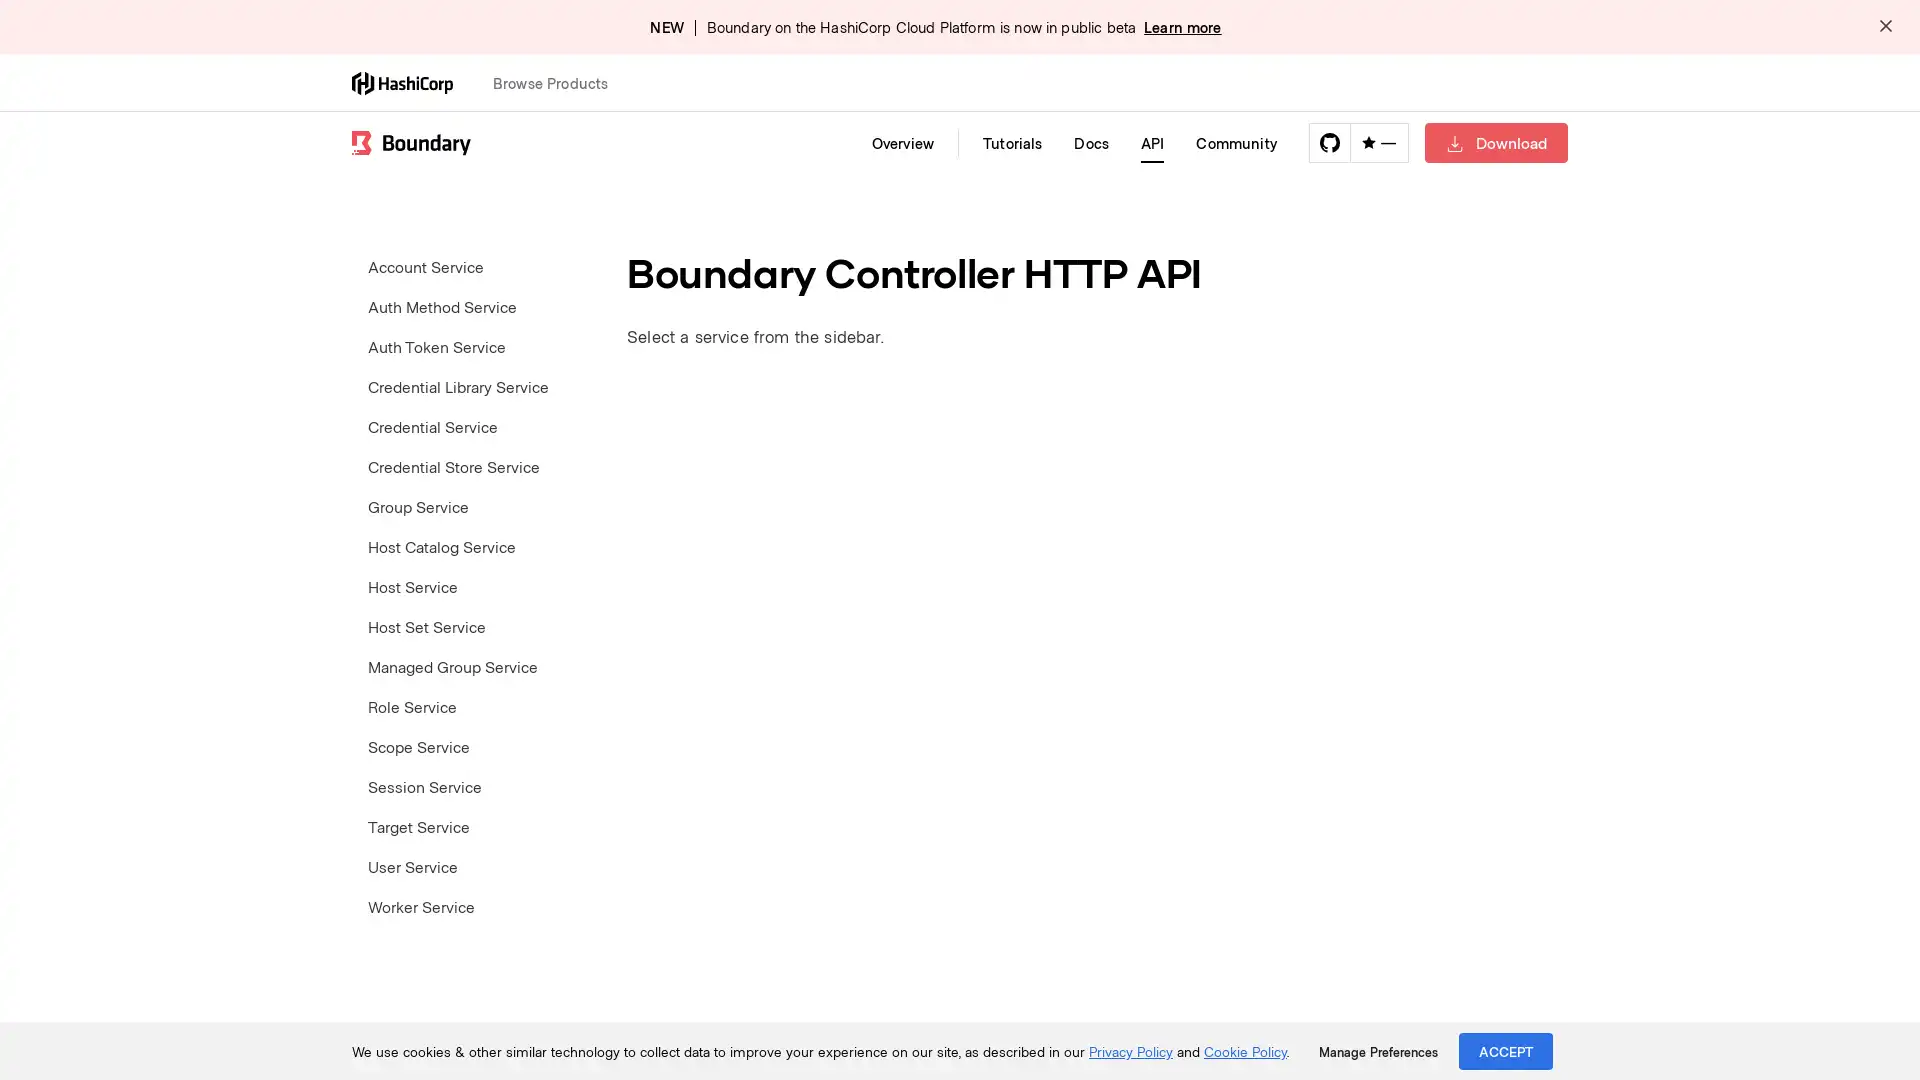 The image size is (1920, 1080). I want to click on Manage Preferences, so click(1377, 1051).